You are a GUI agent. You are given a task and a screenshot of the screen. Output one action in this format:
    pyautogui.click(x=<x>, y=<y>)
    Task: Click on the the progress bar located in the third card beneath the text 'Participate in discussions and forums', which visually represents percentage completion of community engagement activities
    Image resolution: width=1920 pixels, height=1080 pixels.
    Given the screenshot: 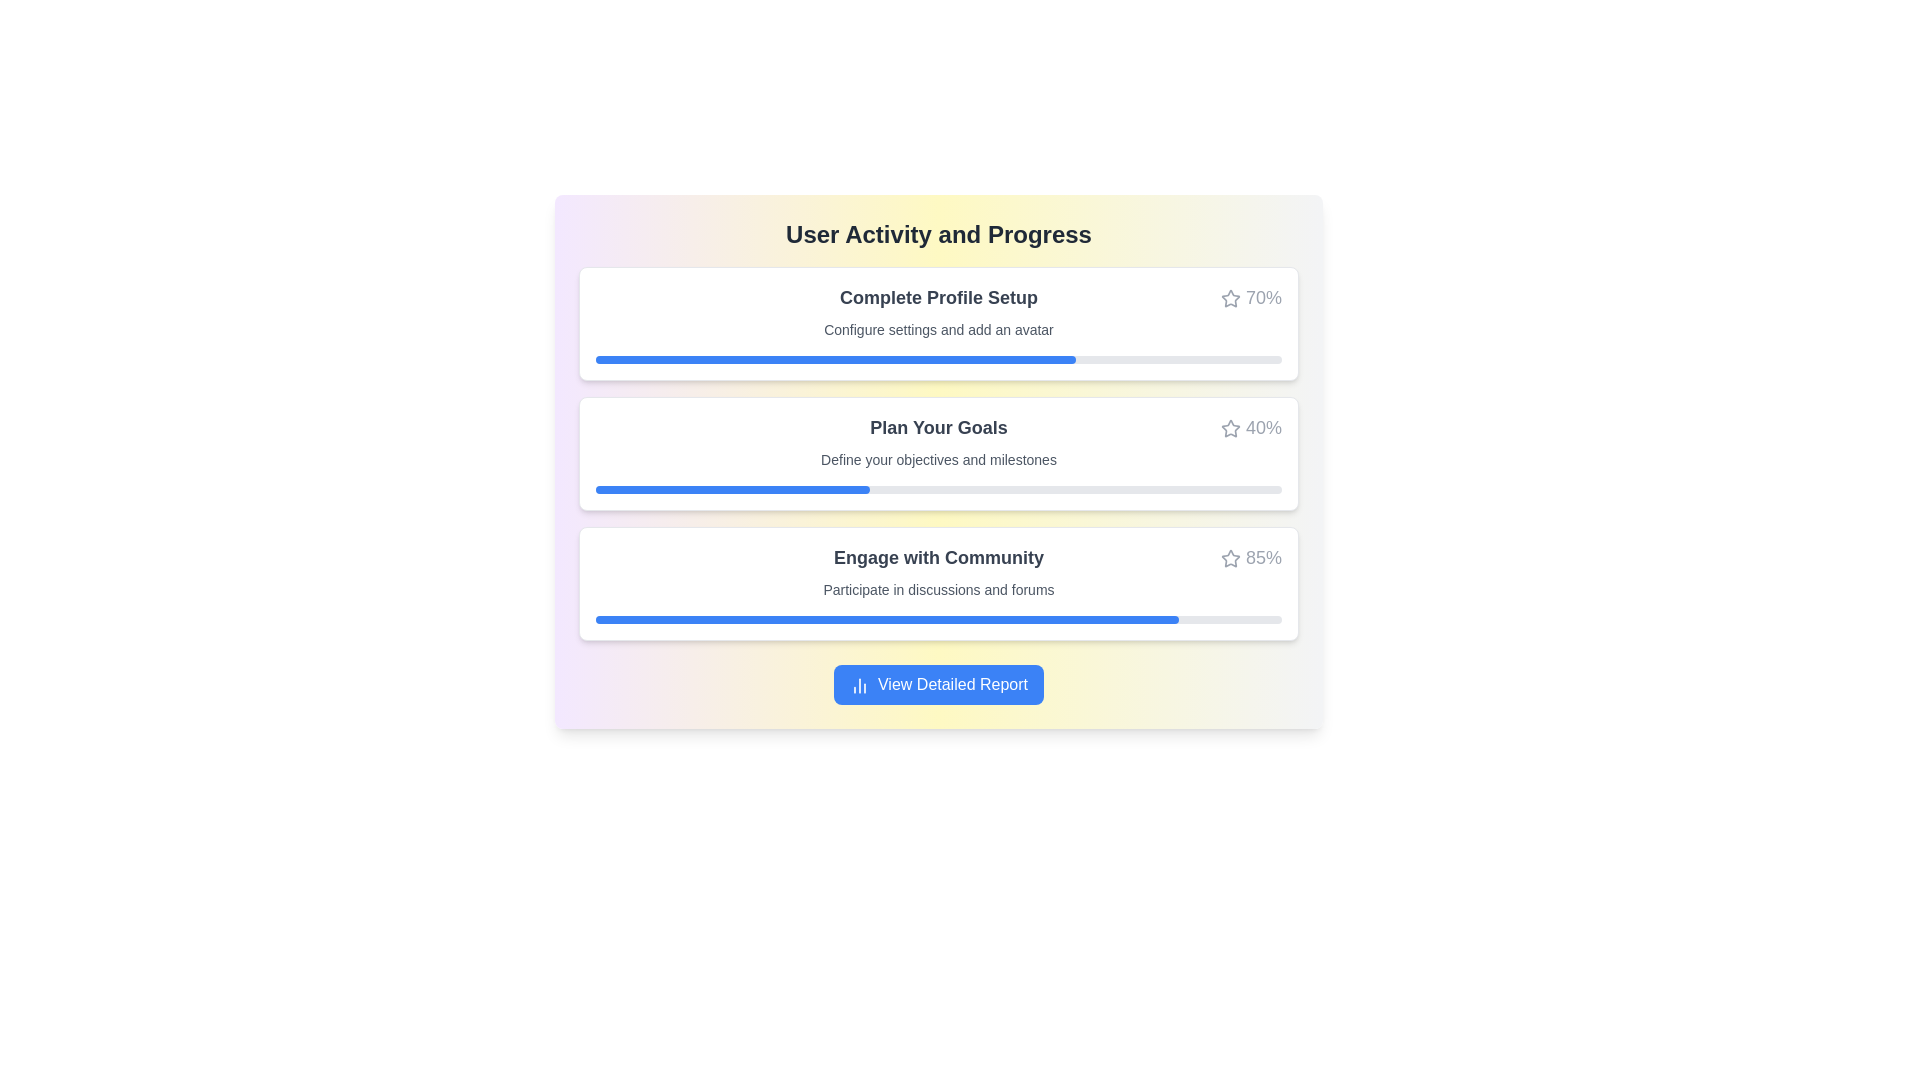 What is the action you would take?
    pyautogui.click(x=938, y=619)
    